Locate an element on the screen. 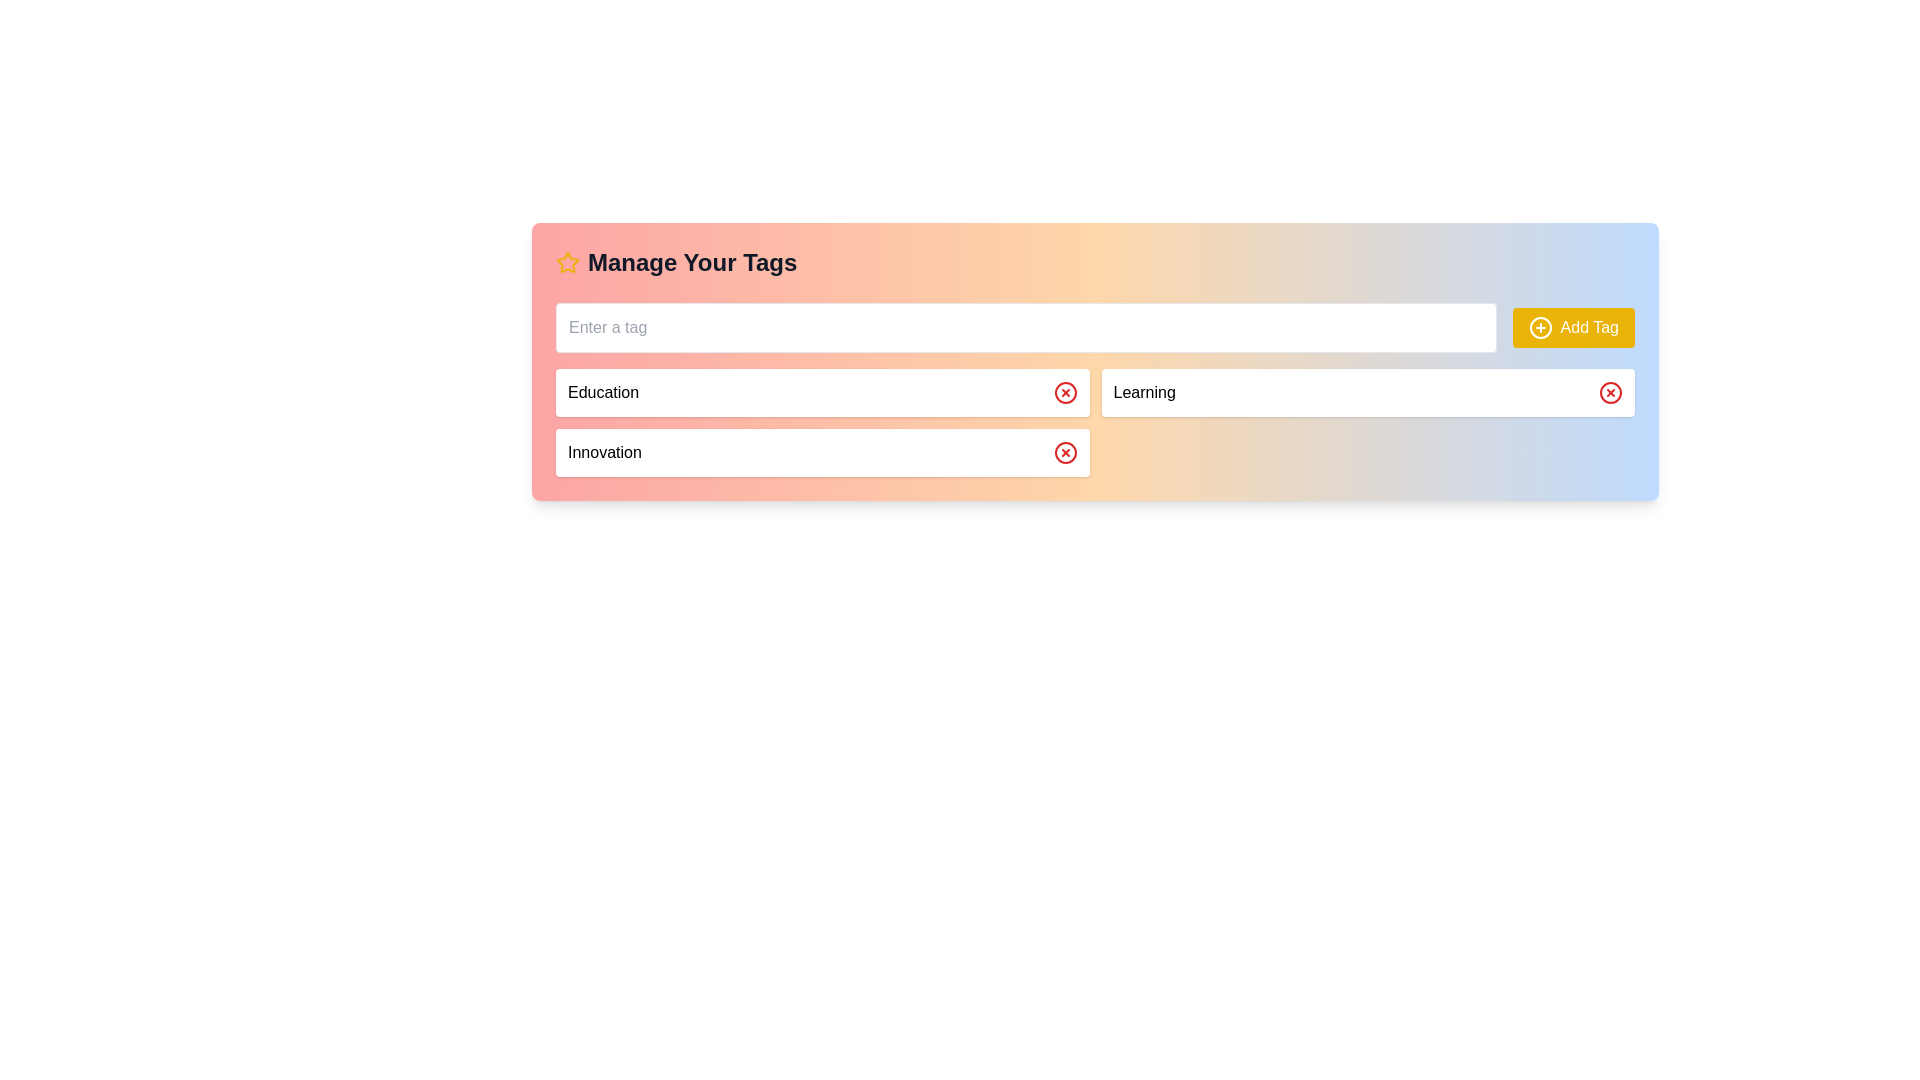  the circular part of the plus icon within the yellow 'Add Tag' button located to the right of the text input field is located at coordinates (1539, 326).